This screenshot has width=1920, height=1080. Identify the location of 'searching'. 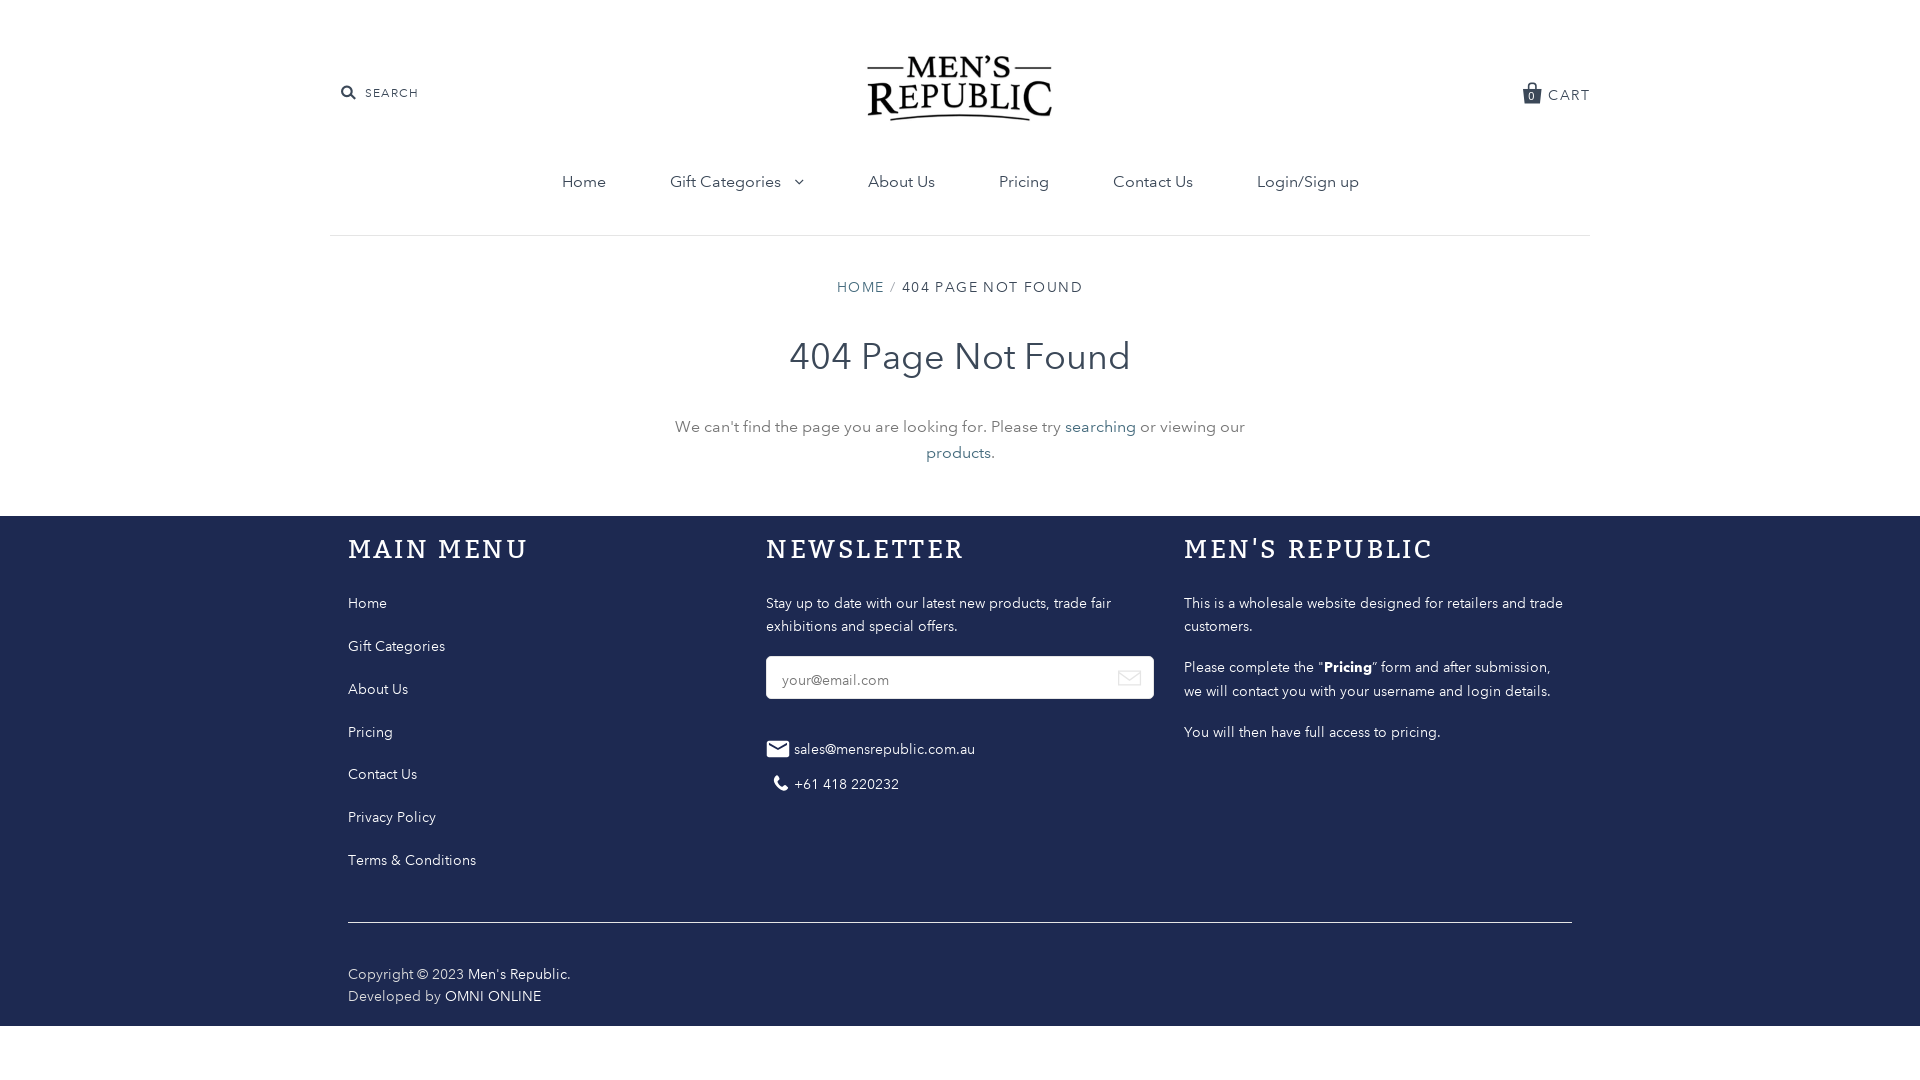
(1099, 425).